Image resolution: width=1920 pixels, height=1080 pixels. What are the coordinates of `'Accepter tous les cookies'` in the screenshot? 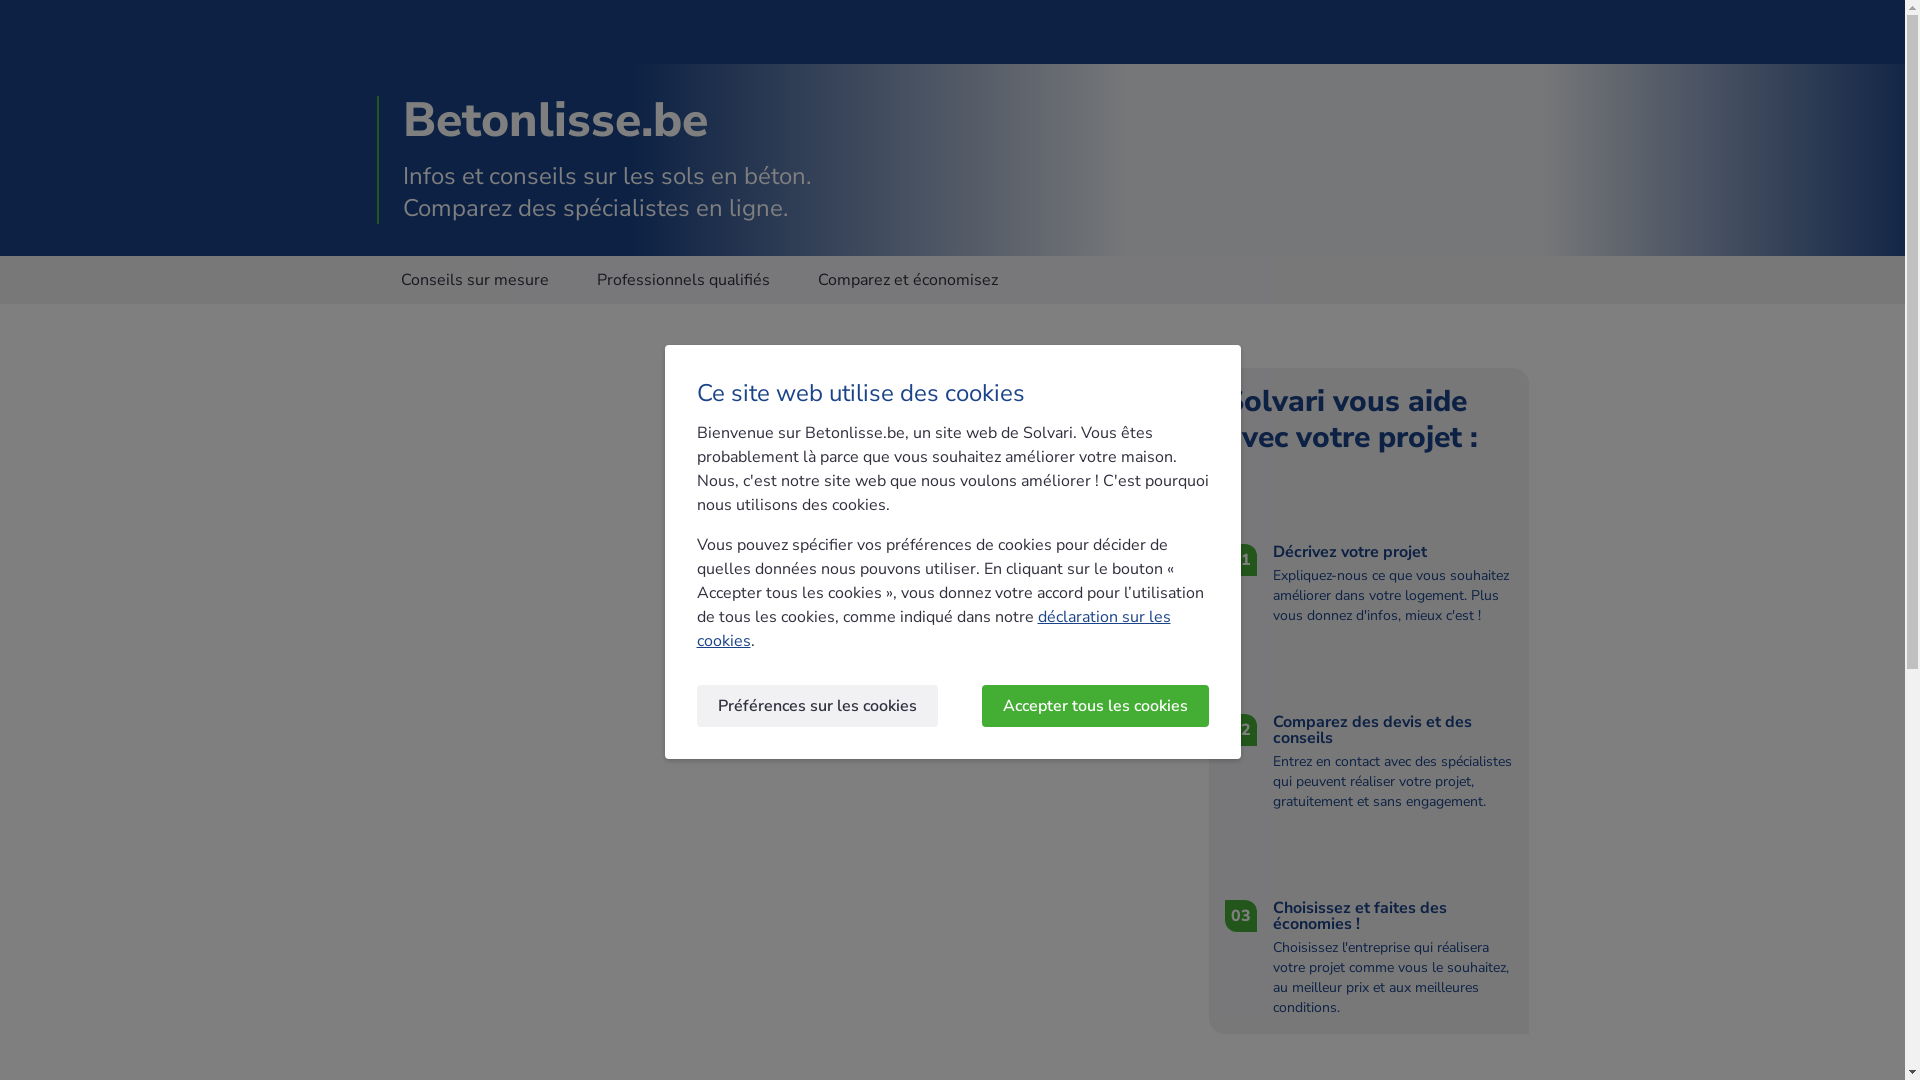 It's located at (1094, 704).